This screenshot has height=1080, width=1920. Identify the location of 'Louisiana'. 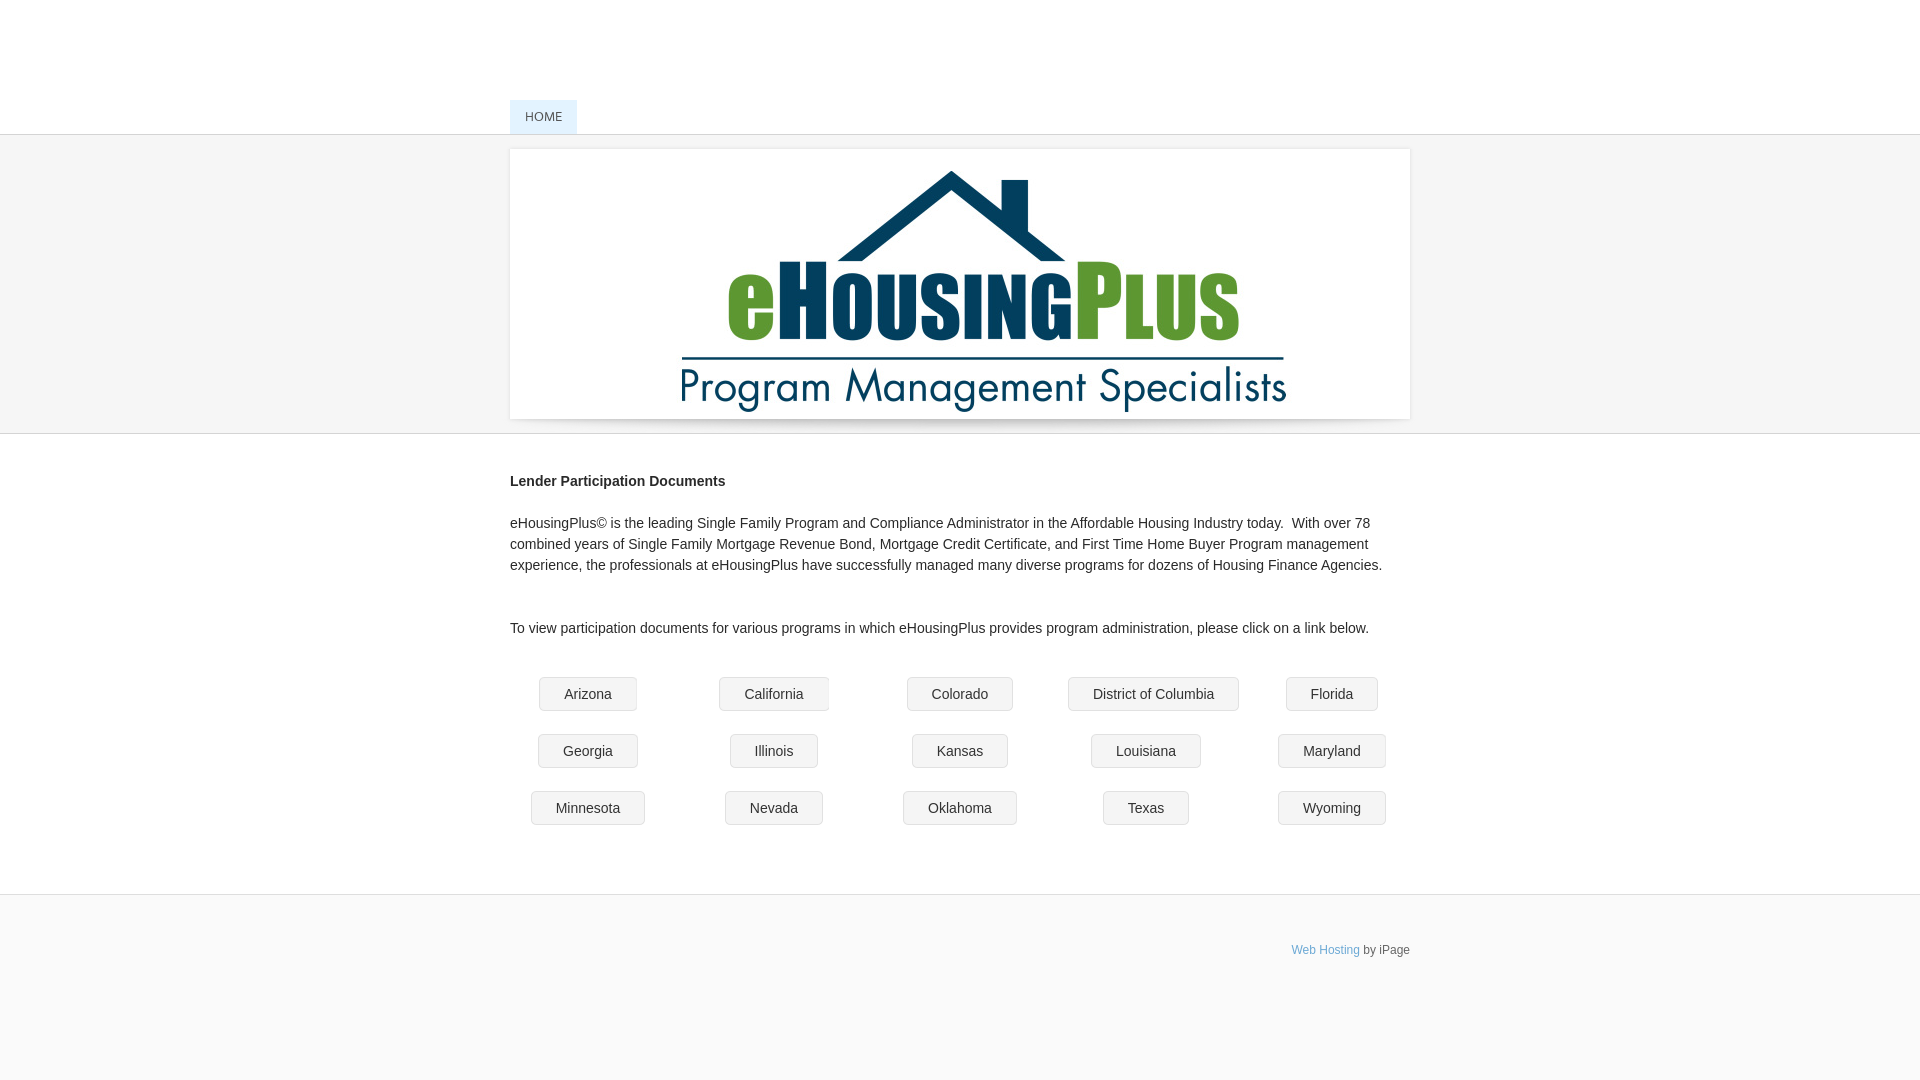
(1146, 751).